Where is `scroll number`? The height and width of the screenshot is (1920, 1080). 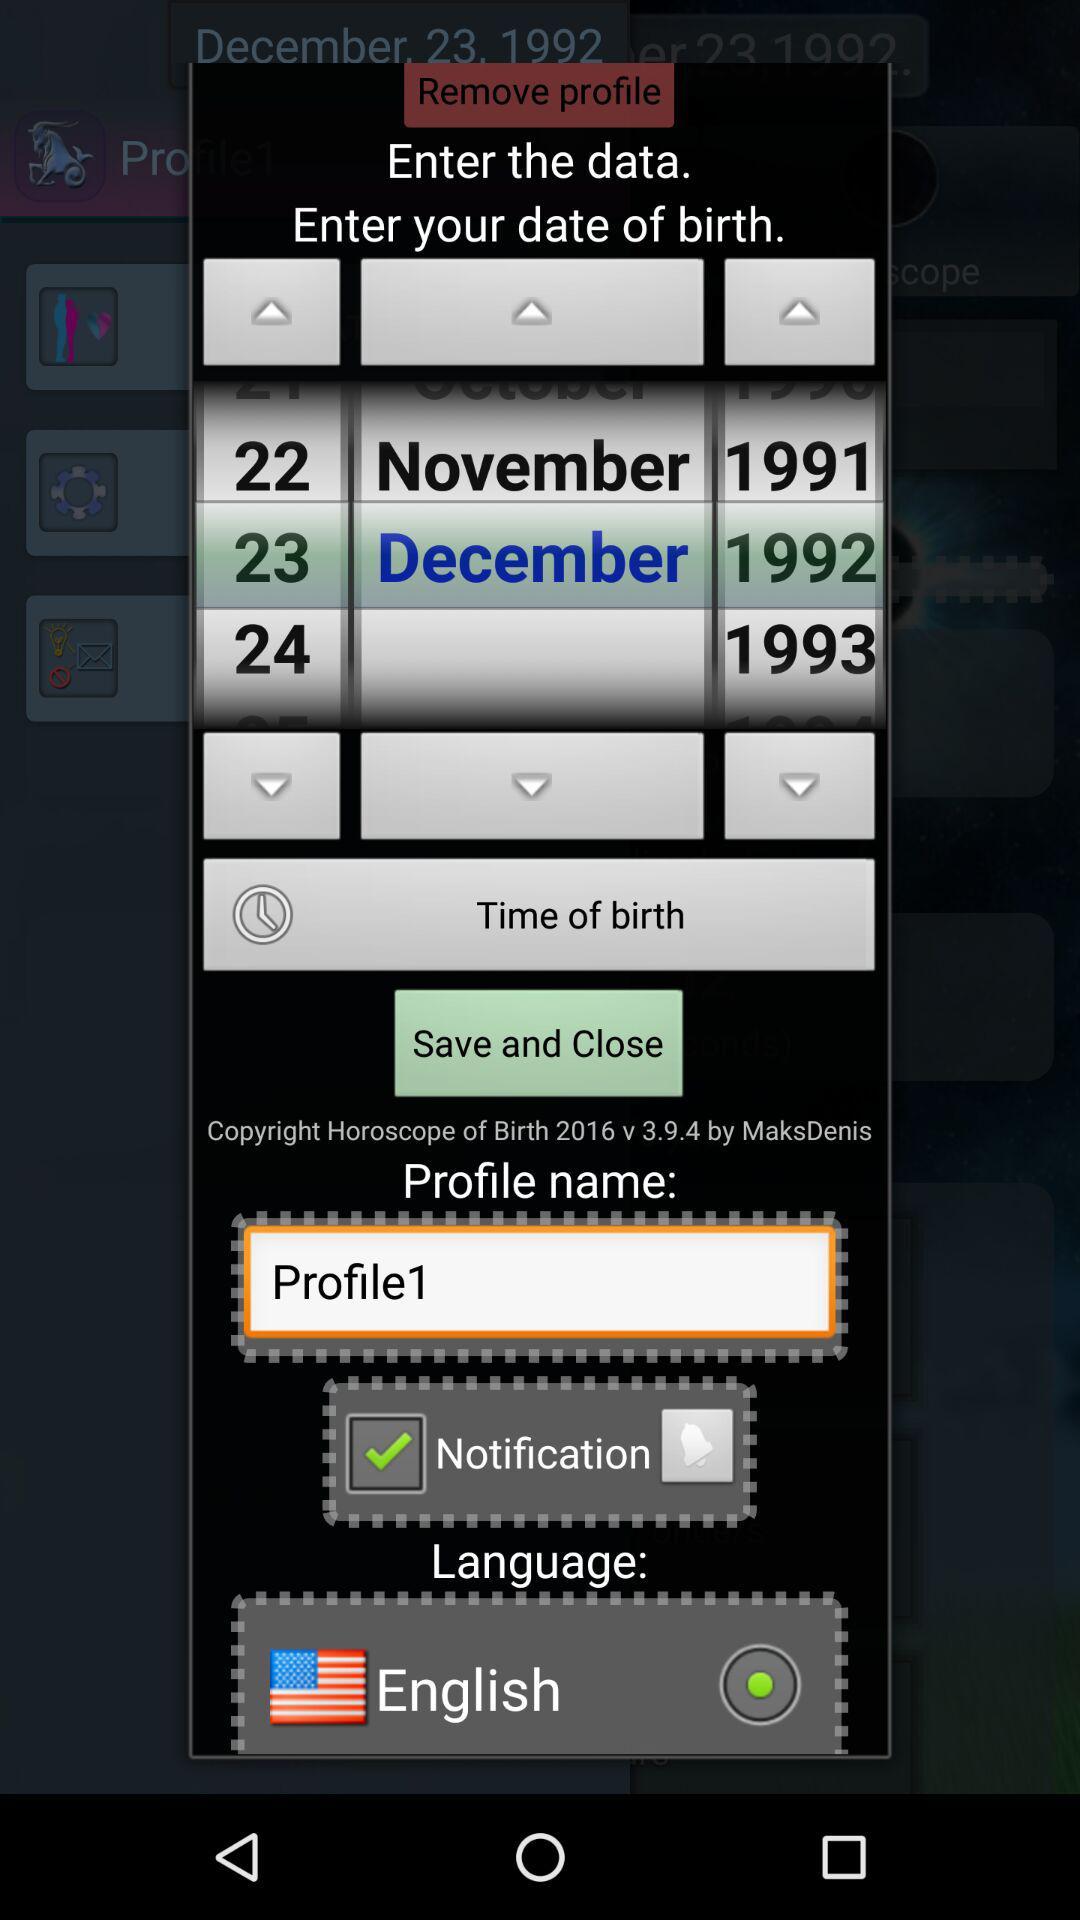
scroll number is located at coordinates (272, 316).